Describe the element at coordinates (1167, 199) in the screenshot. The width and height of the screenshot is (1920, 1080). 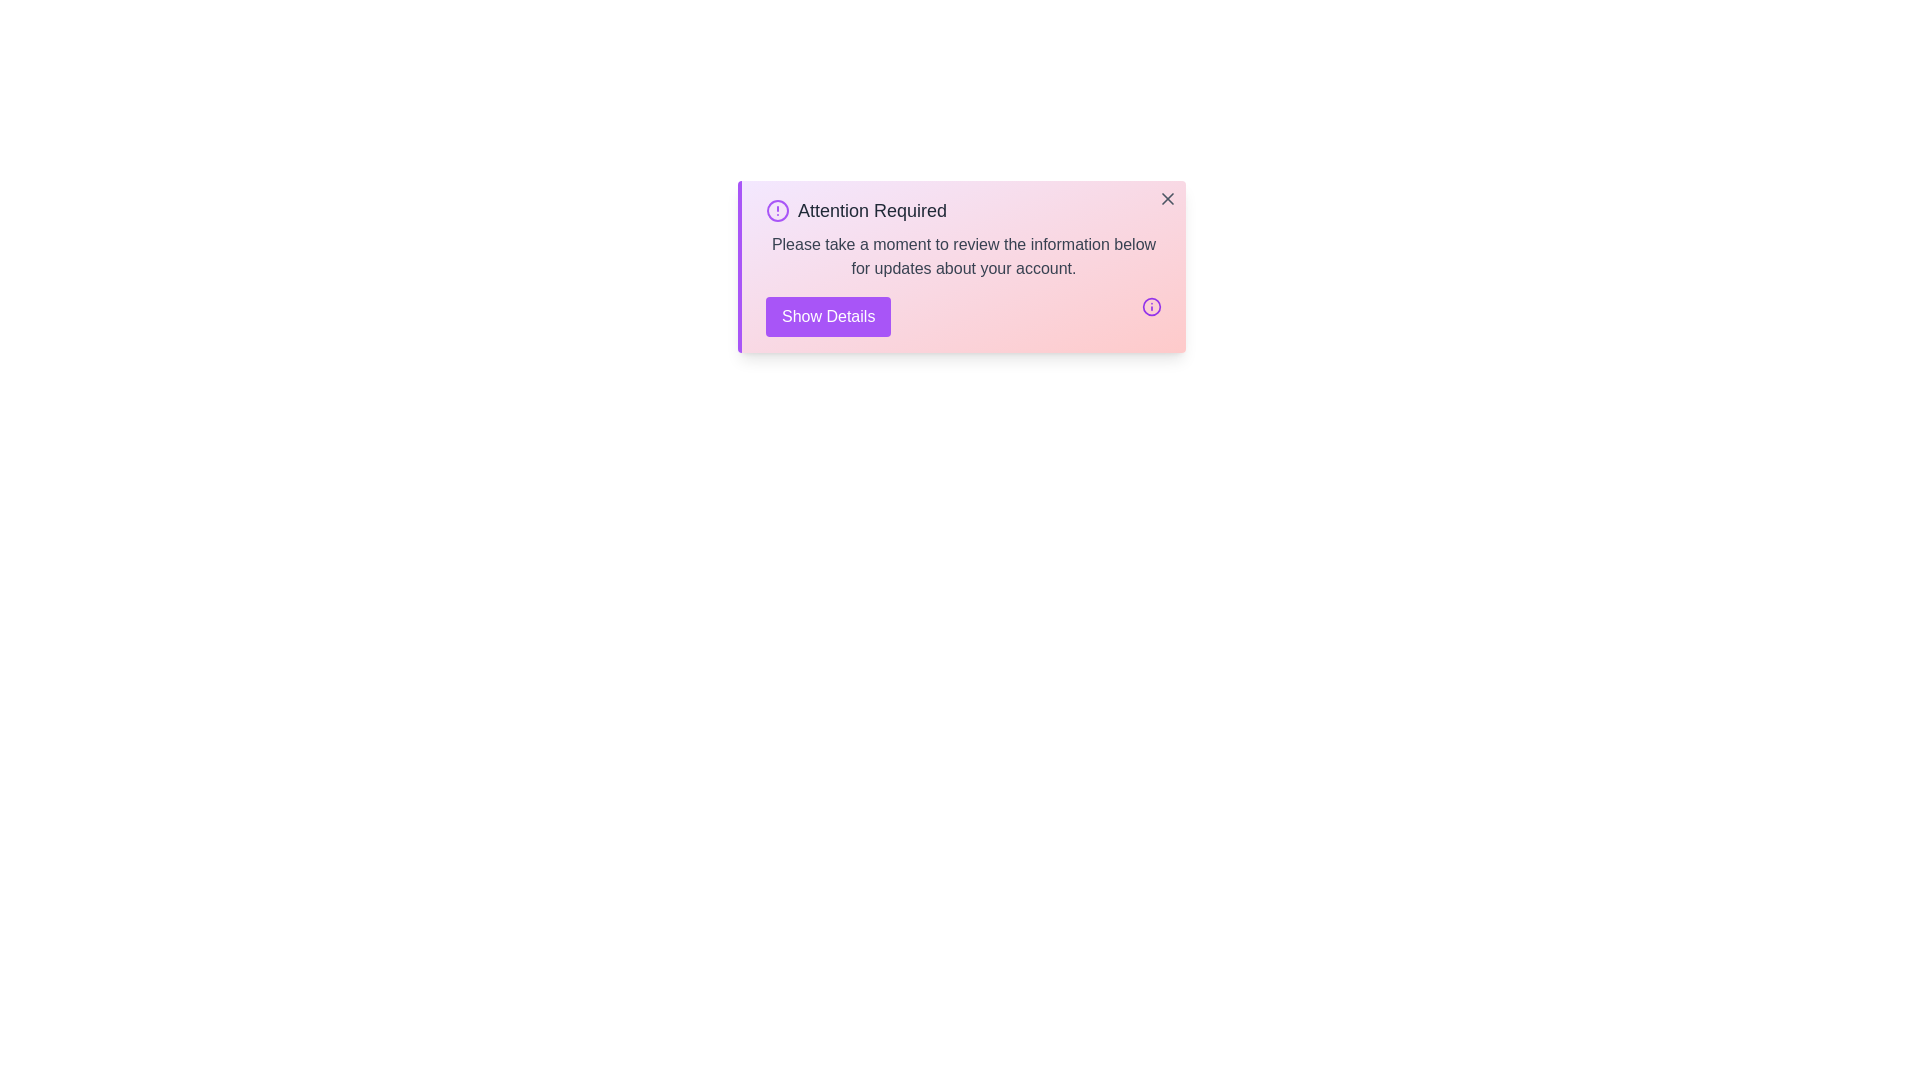
I see `the close button to dismiss the alert` at that location.